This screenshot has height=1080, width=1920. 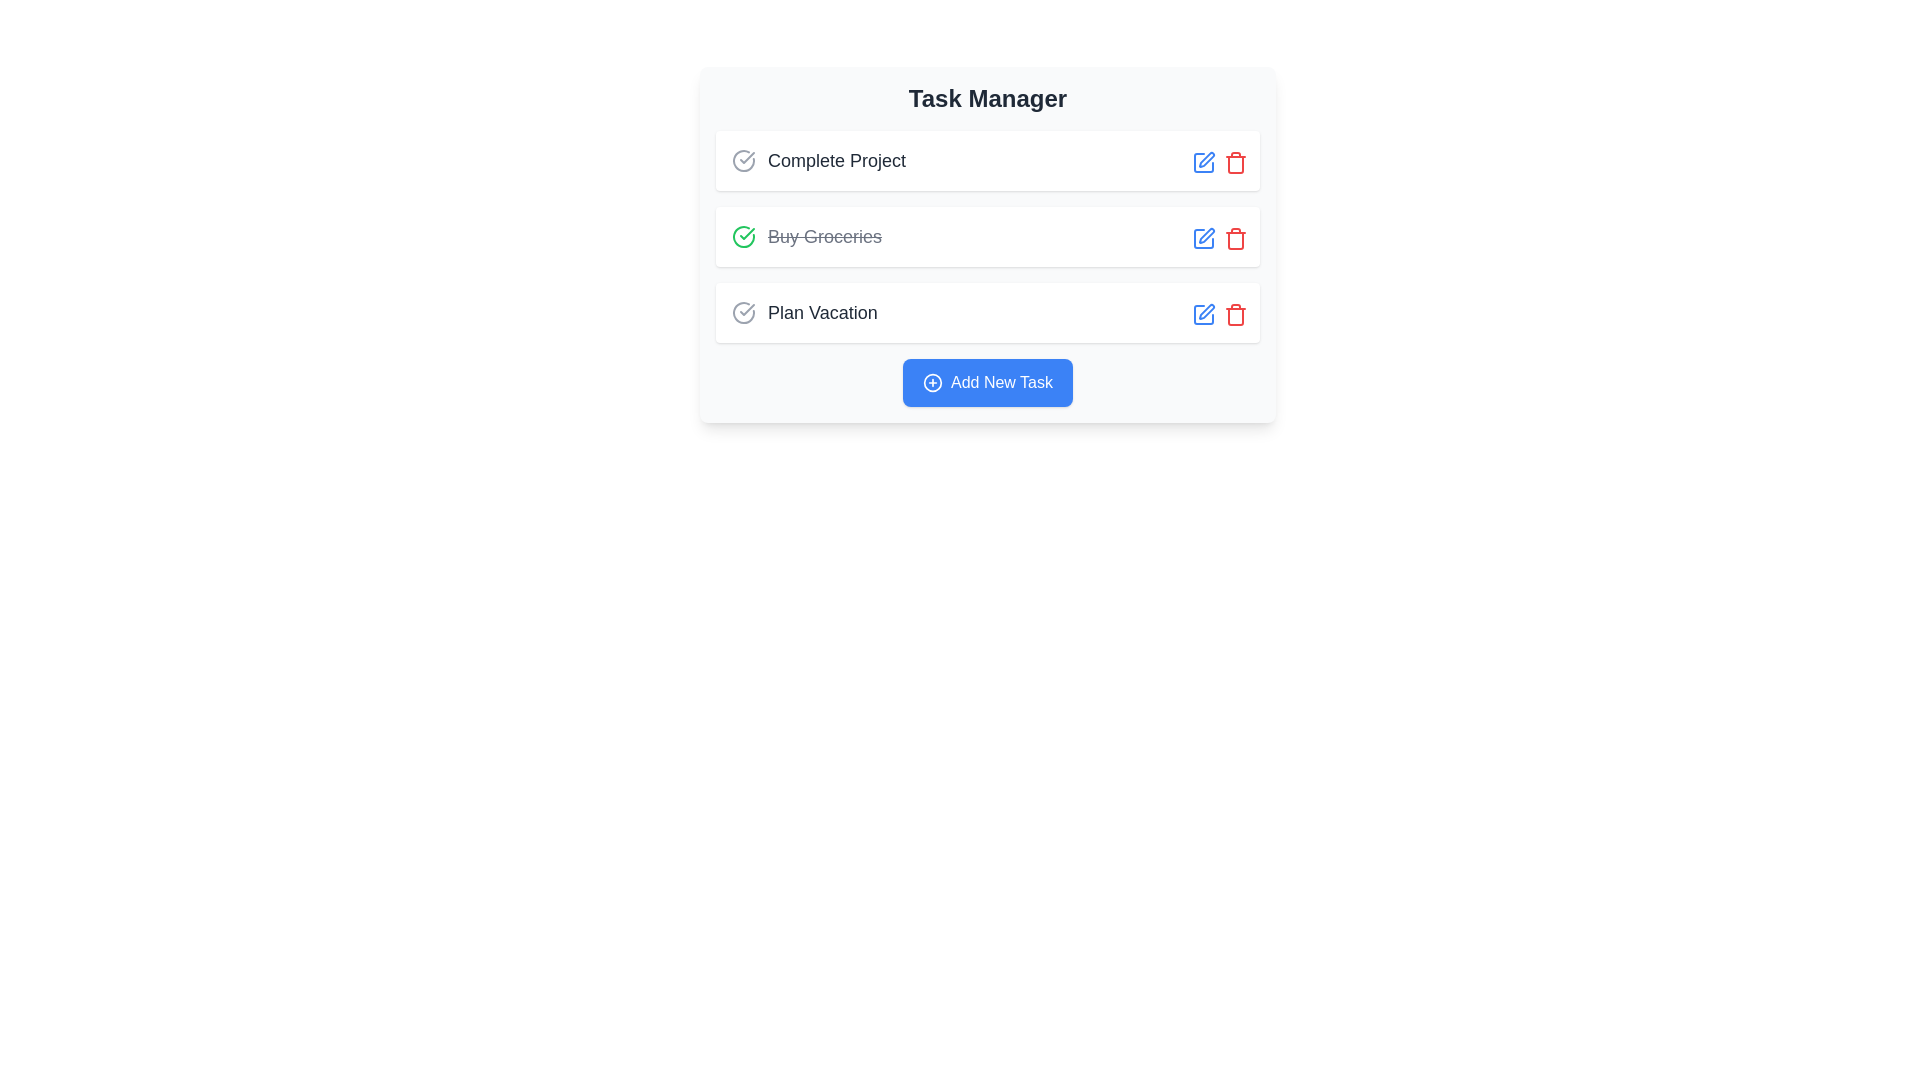 What do you see at coordinates (746, 233) in the screenshot?
I see `the green checkmark icon representing the completion of the 'Buy Groceries' task in the task list` at bounding box center [746, 233].